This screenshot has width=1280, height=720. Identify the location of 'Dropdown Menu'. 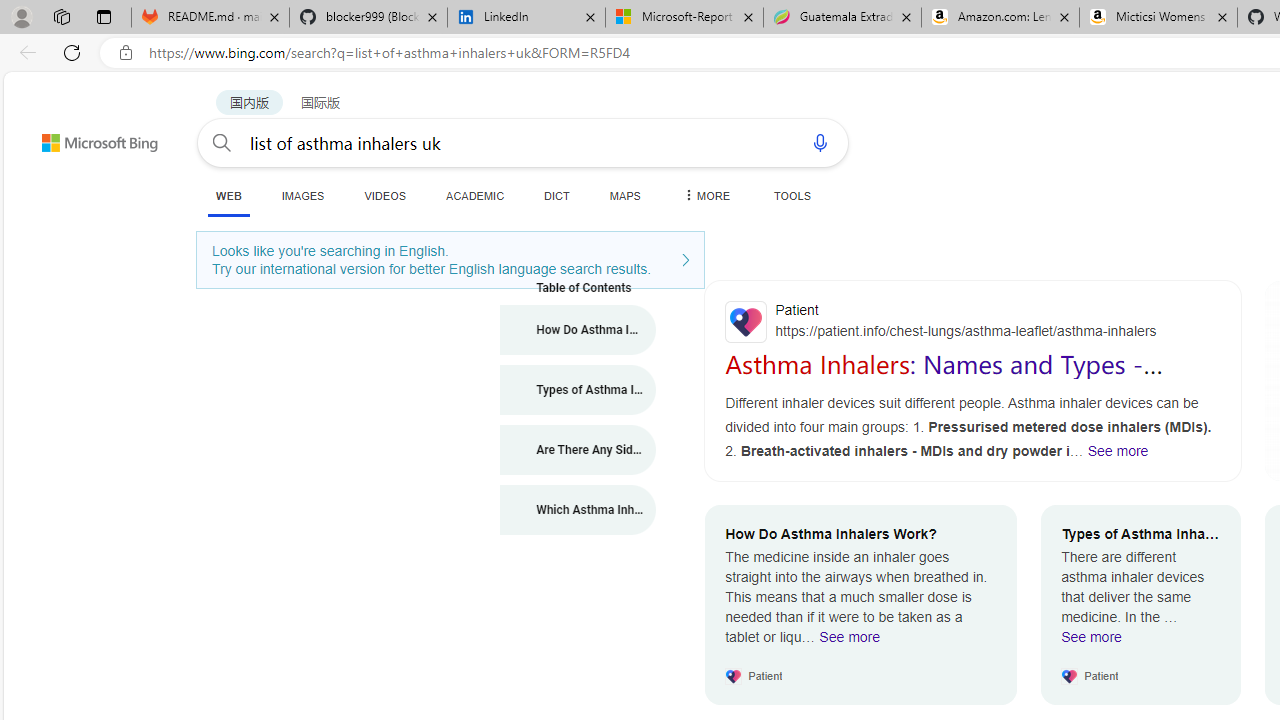
(705, 195).